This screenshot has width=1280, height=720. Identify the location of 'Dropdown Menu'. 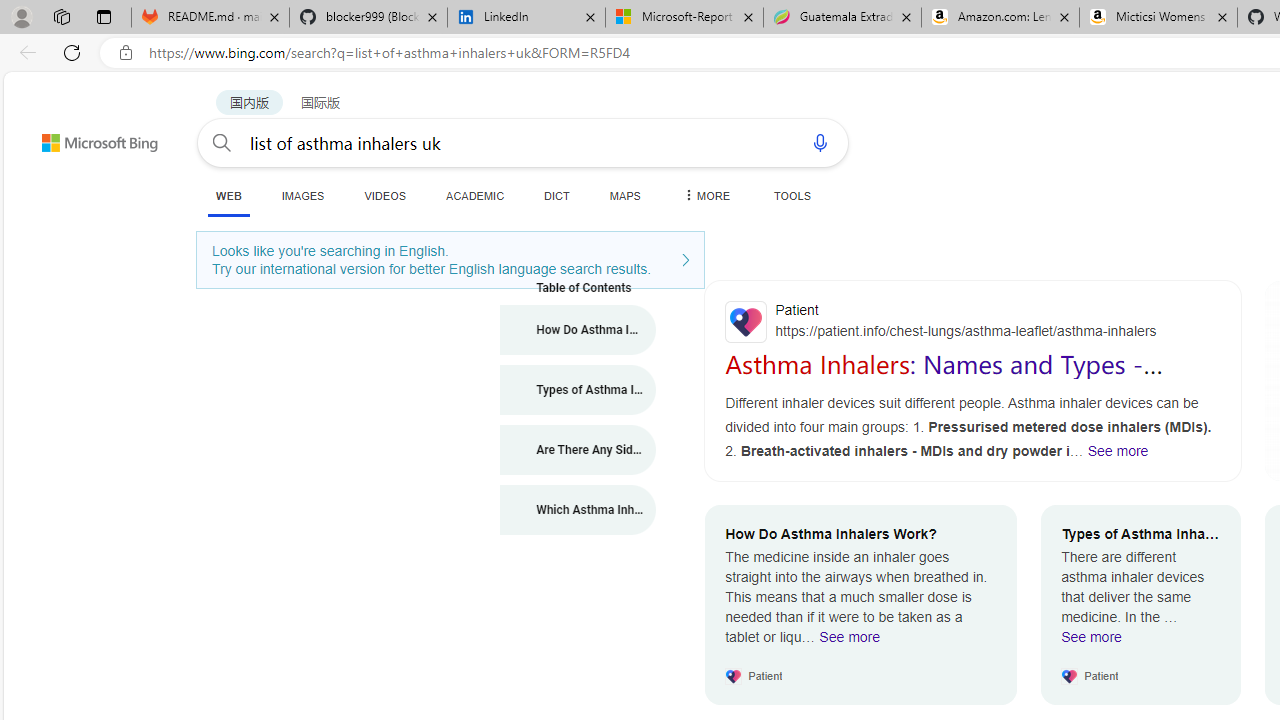
(705, 195).